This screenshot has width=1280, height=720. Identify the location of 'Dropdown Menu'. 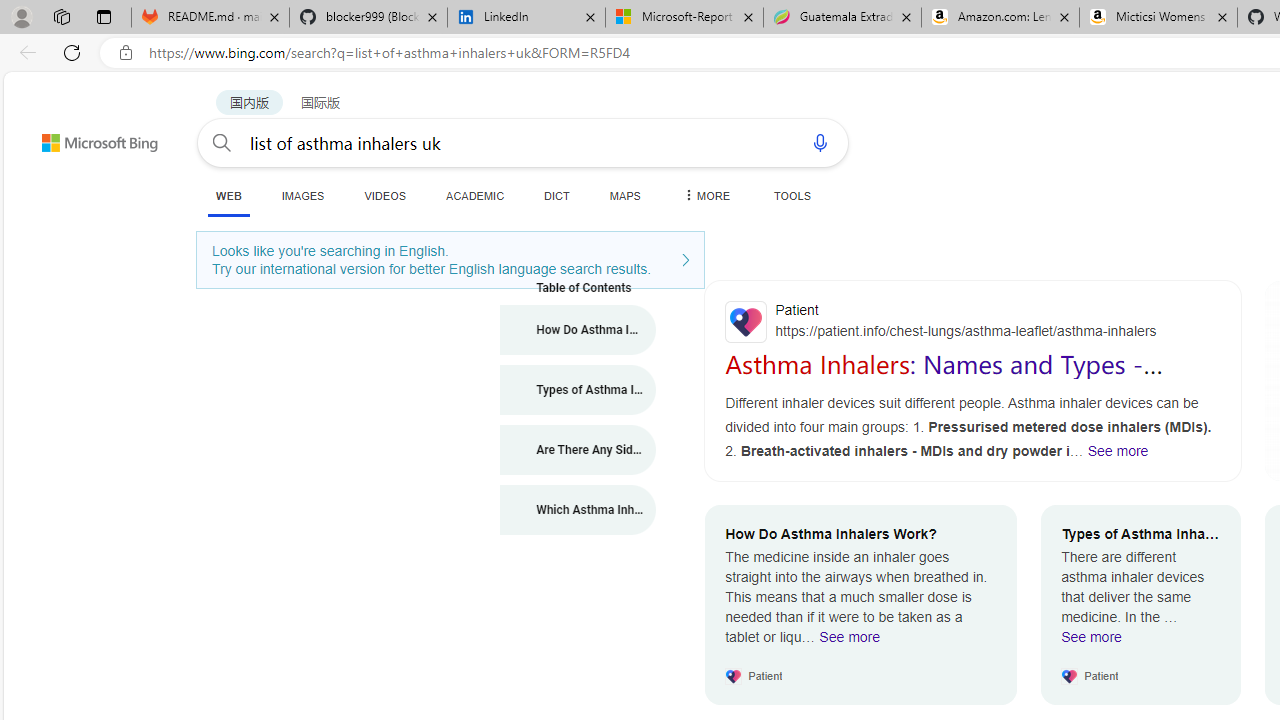
(705, 195).